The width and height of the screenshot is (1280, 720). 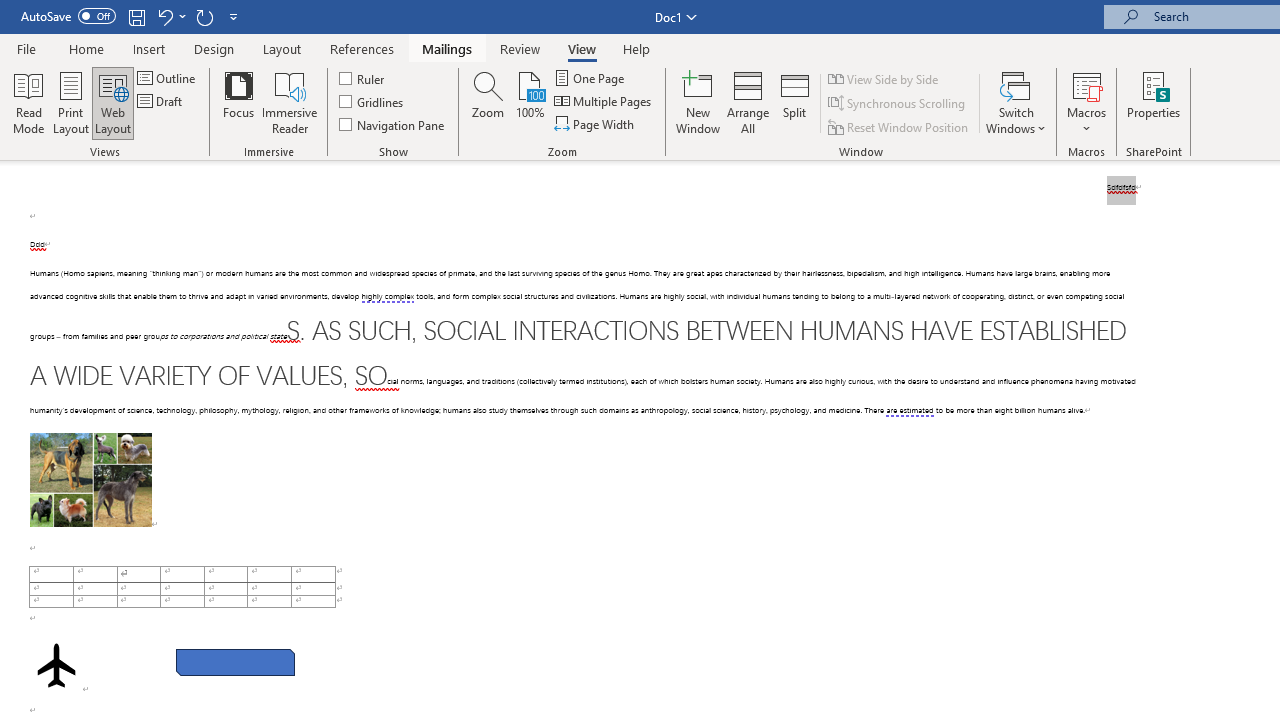 What do you see at coordinates (698, 103) in the screenshot?
I see `'New Window'` at bounding box center [698, 103].